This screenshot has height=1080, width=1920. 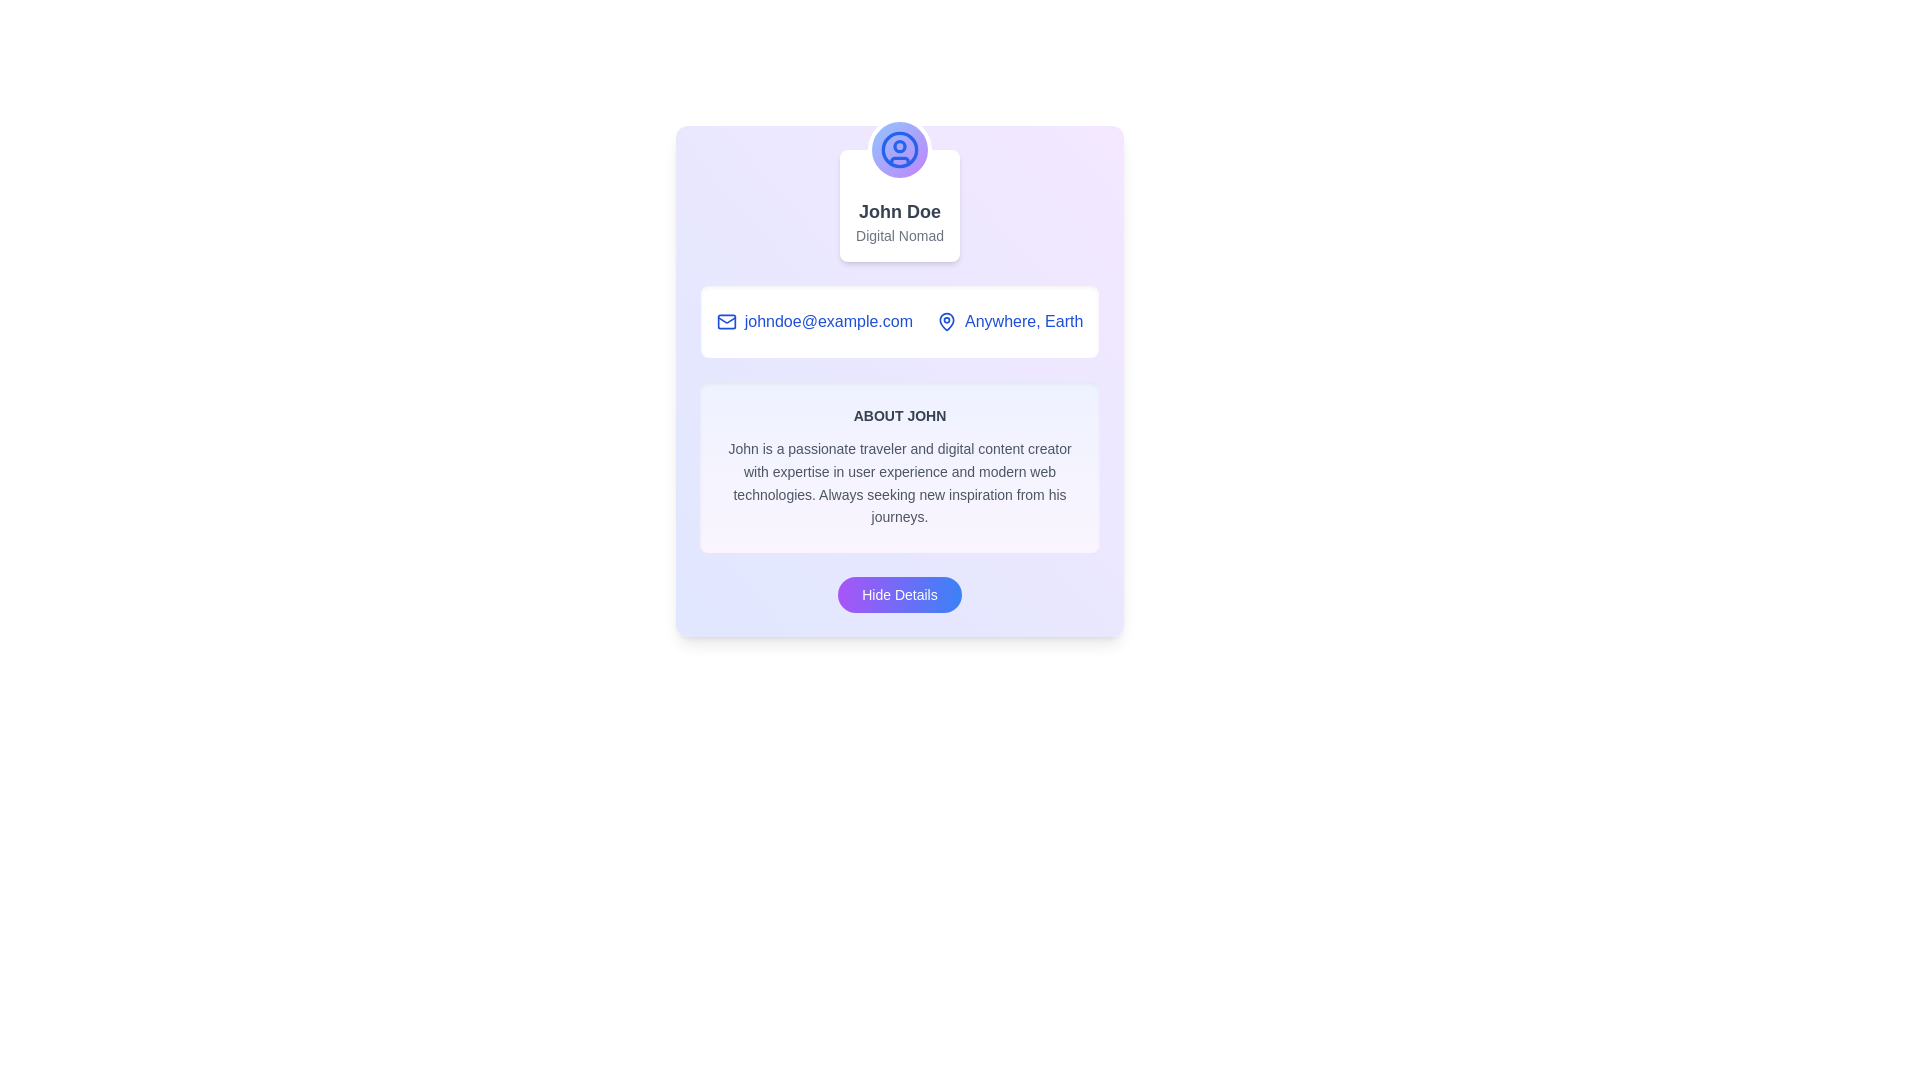 What do you see at coordinates (945, 320) in the screenshot?
I see `the map pin icon that visually represents a geographical location, located at the right end of the information row below the email address element, and is accompanied by the text 'Anywhere, Earth'` at bounding box center [945, 320].